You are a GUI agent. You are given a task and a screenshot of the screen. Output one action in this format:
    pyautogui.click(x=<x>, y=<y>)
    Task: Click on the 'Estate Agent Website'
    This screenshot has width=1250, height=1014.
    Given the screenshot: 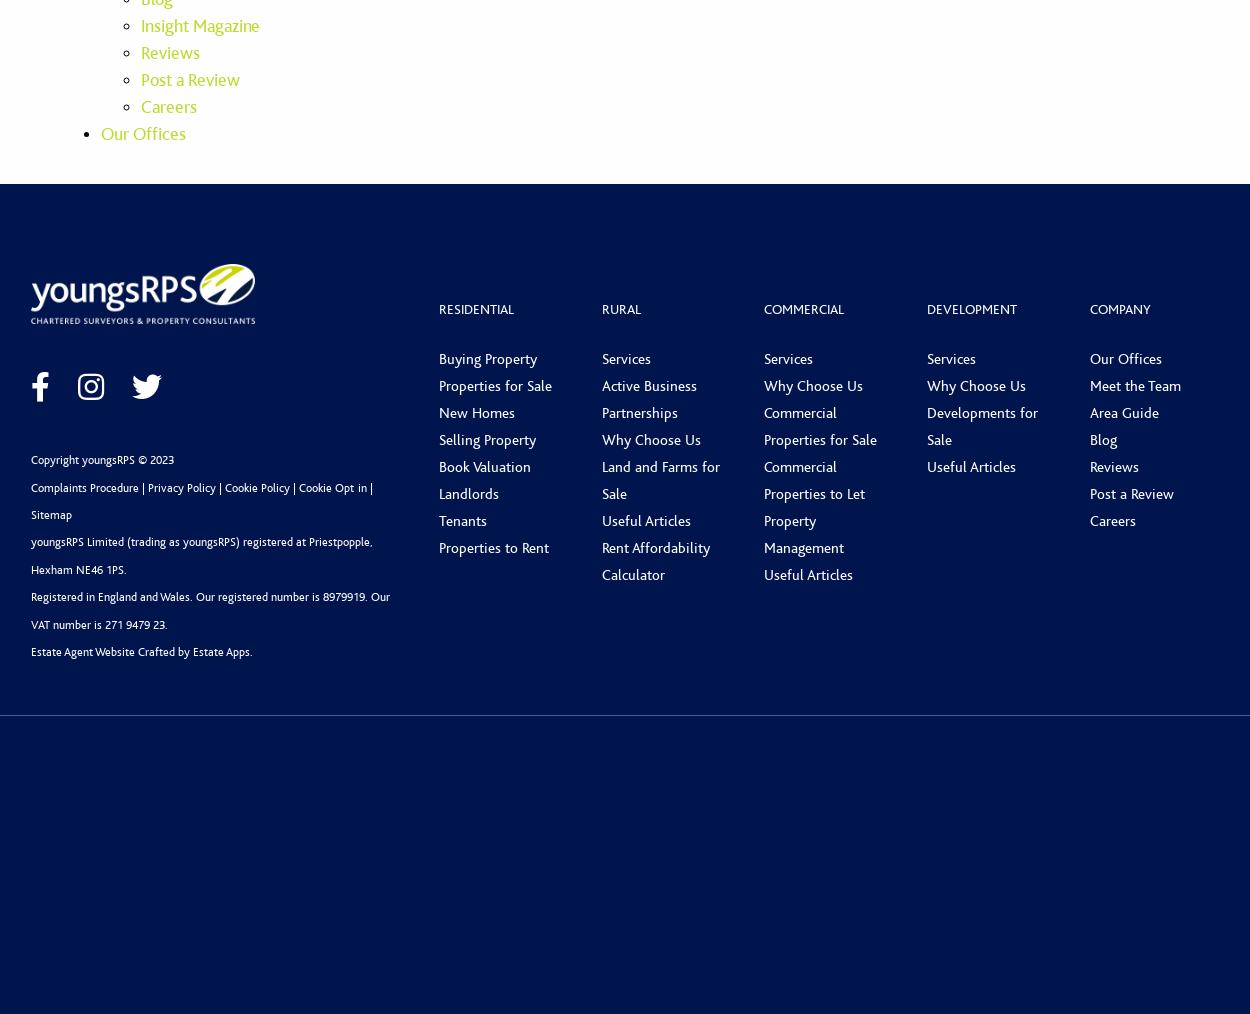 What is the action you would take?
    pyautogui.click(x=82, y=652)
    